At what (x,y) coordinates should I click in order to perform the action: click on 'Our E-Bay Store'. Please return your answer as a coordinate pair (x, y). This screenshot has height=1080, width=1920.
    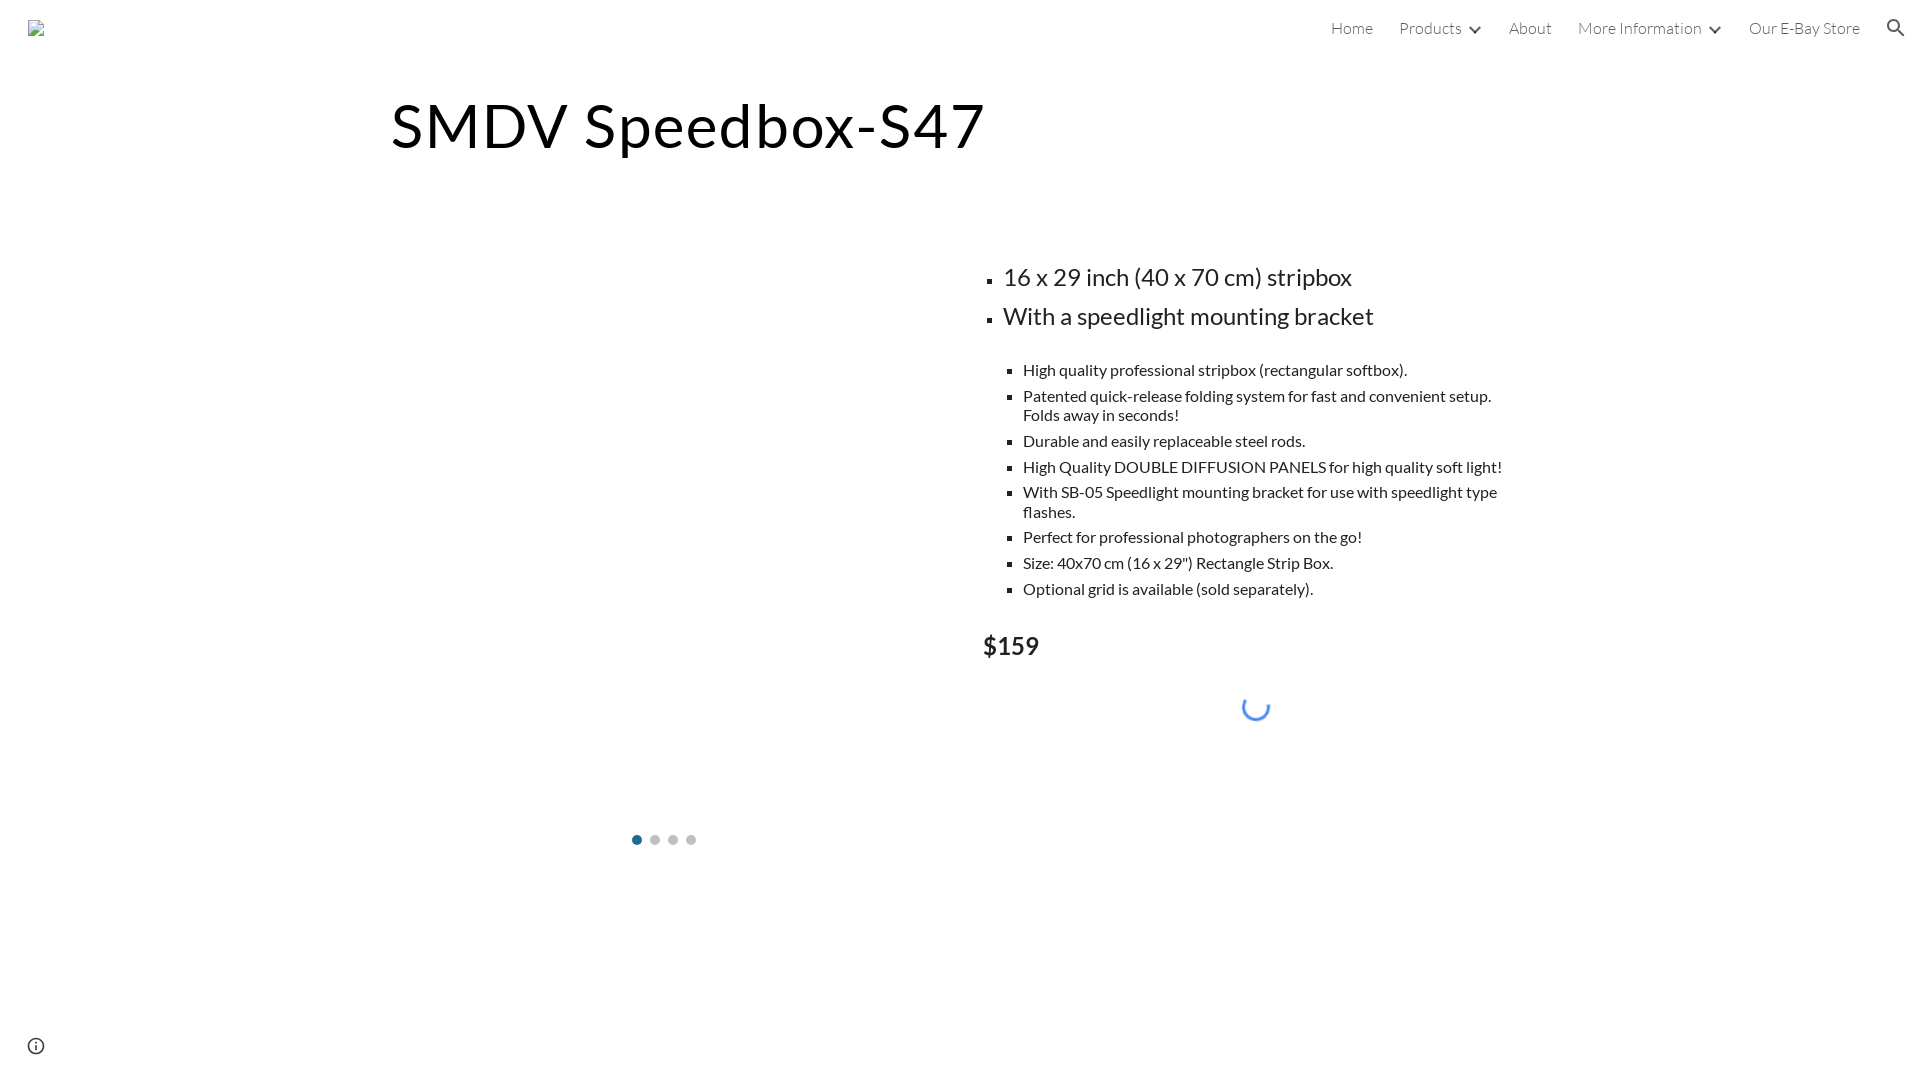
    Looking at the image, I should click on (1804, 27).